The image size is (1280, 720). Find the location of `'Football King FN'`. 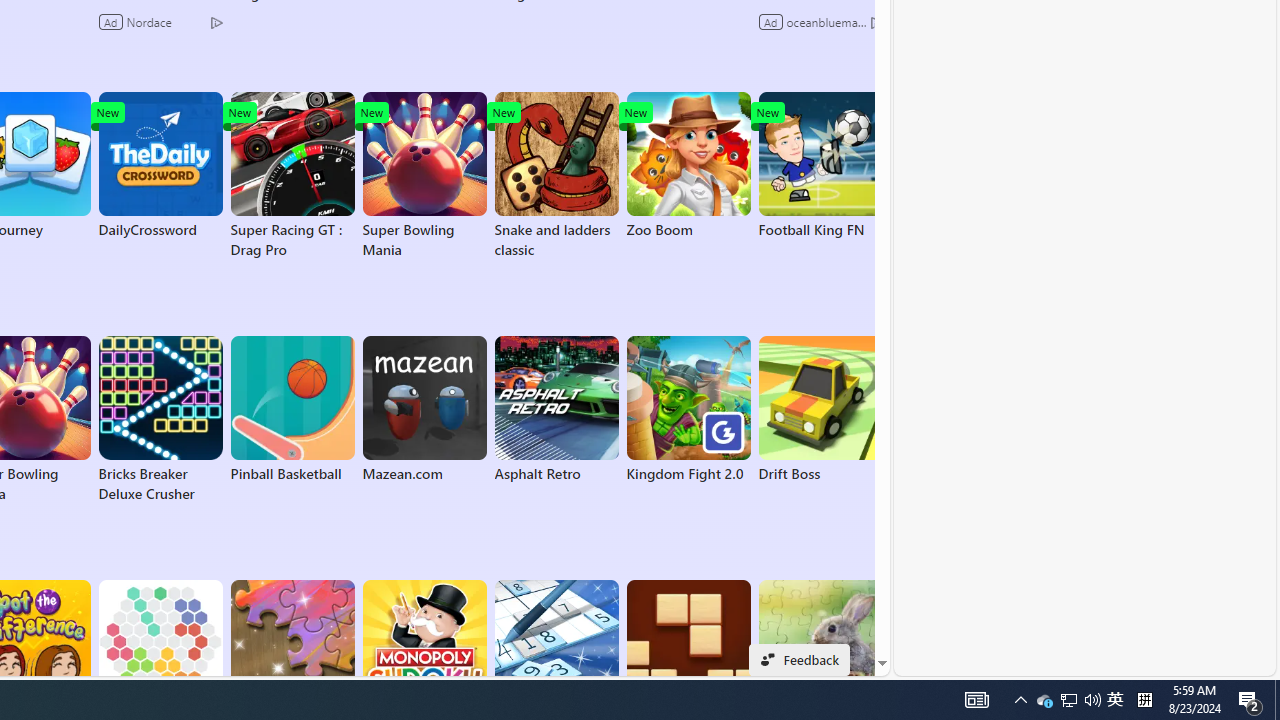

'Football King FN' is located at coordinates (820, 164).